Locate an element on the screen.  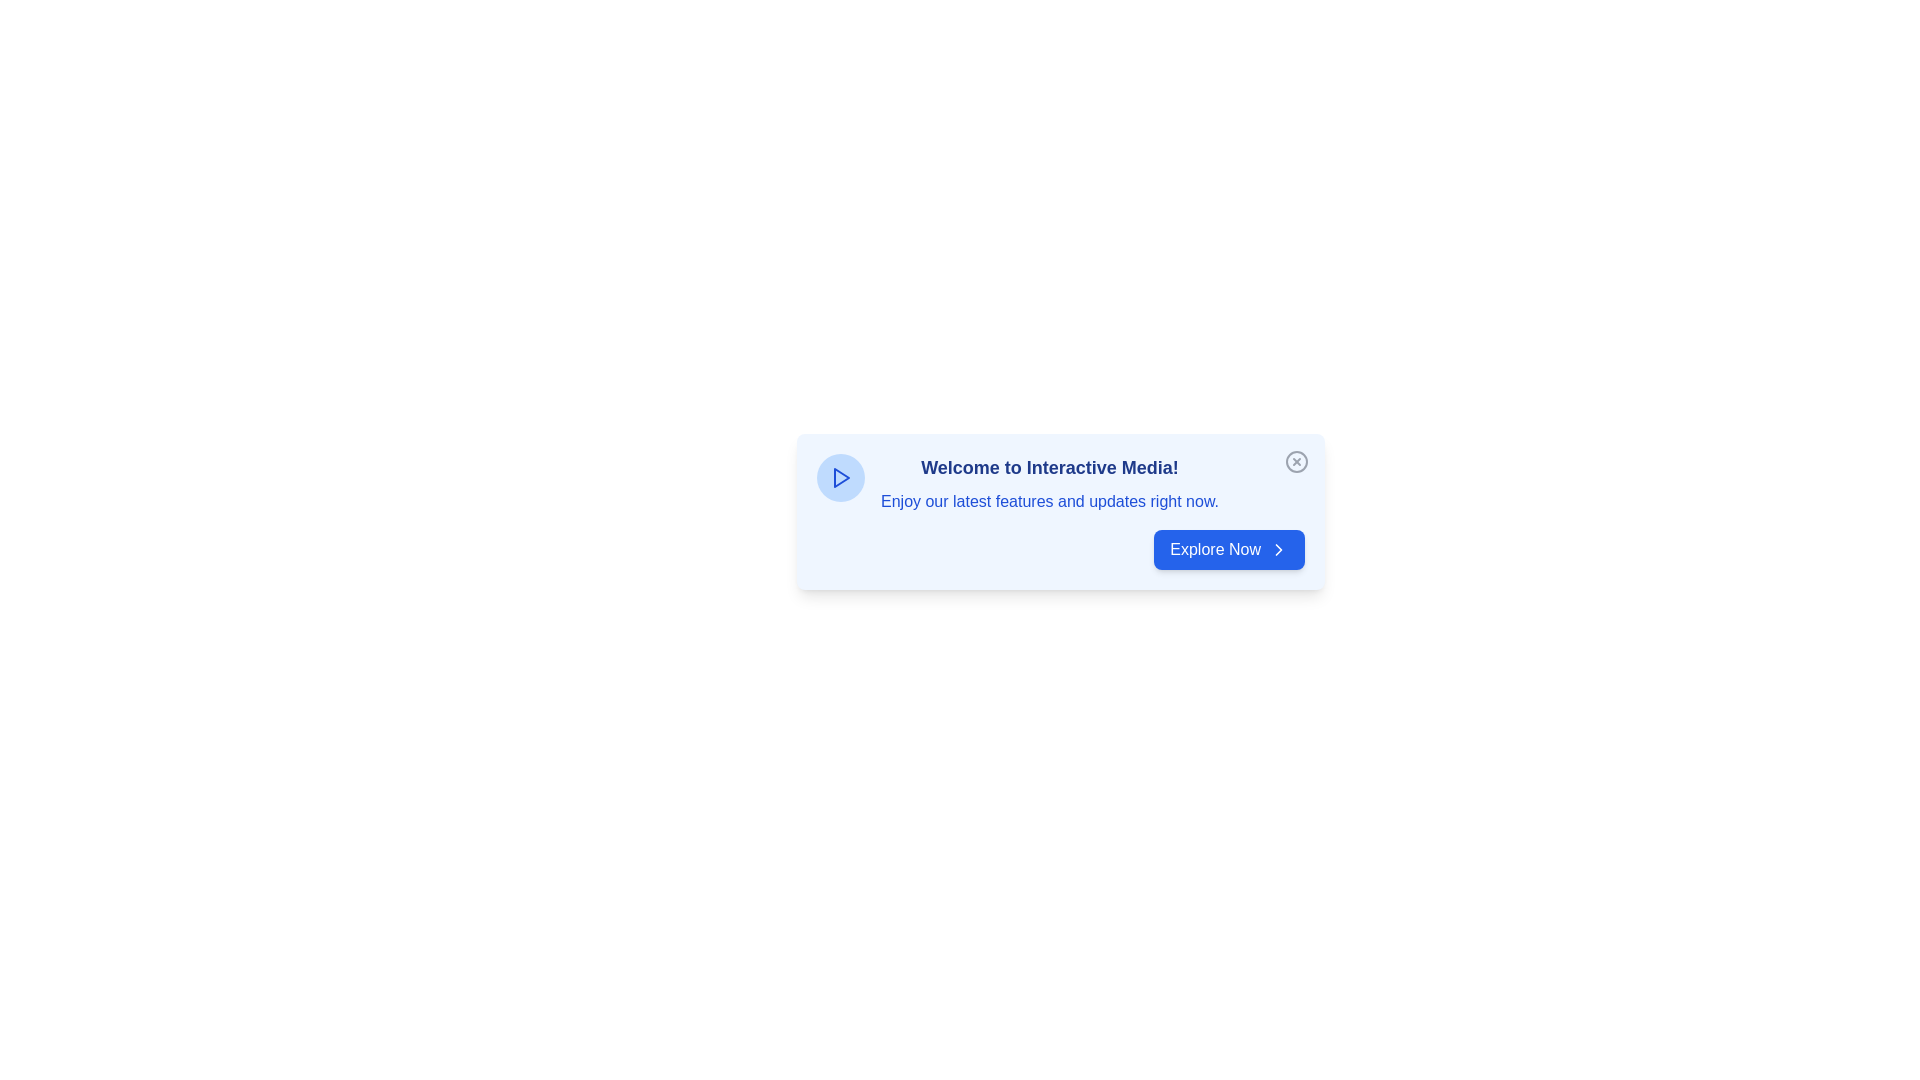
play button to toggle the media state is located at coordinates (840, 478).